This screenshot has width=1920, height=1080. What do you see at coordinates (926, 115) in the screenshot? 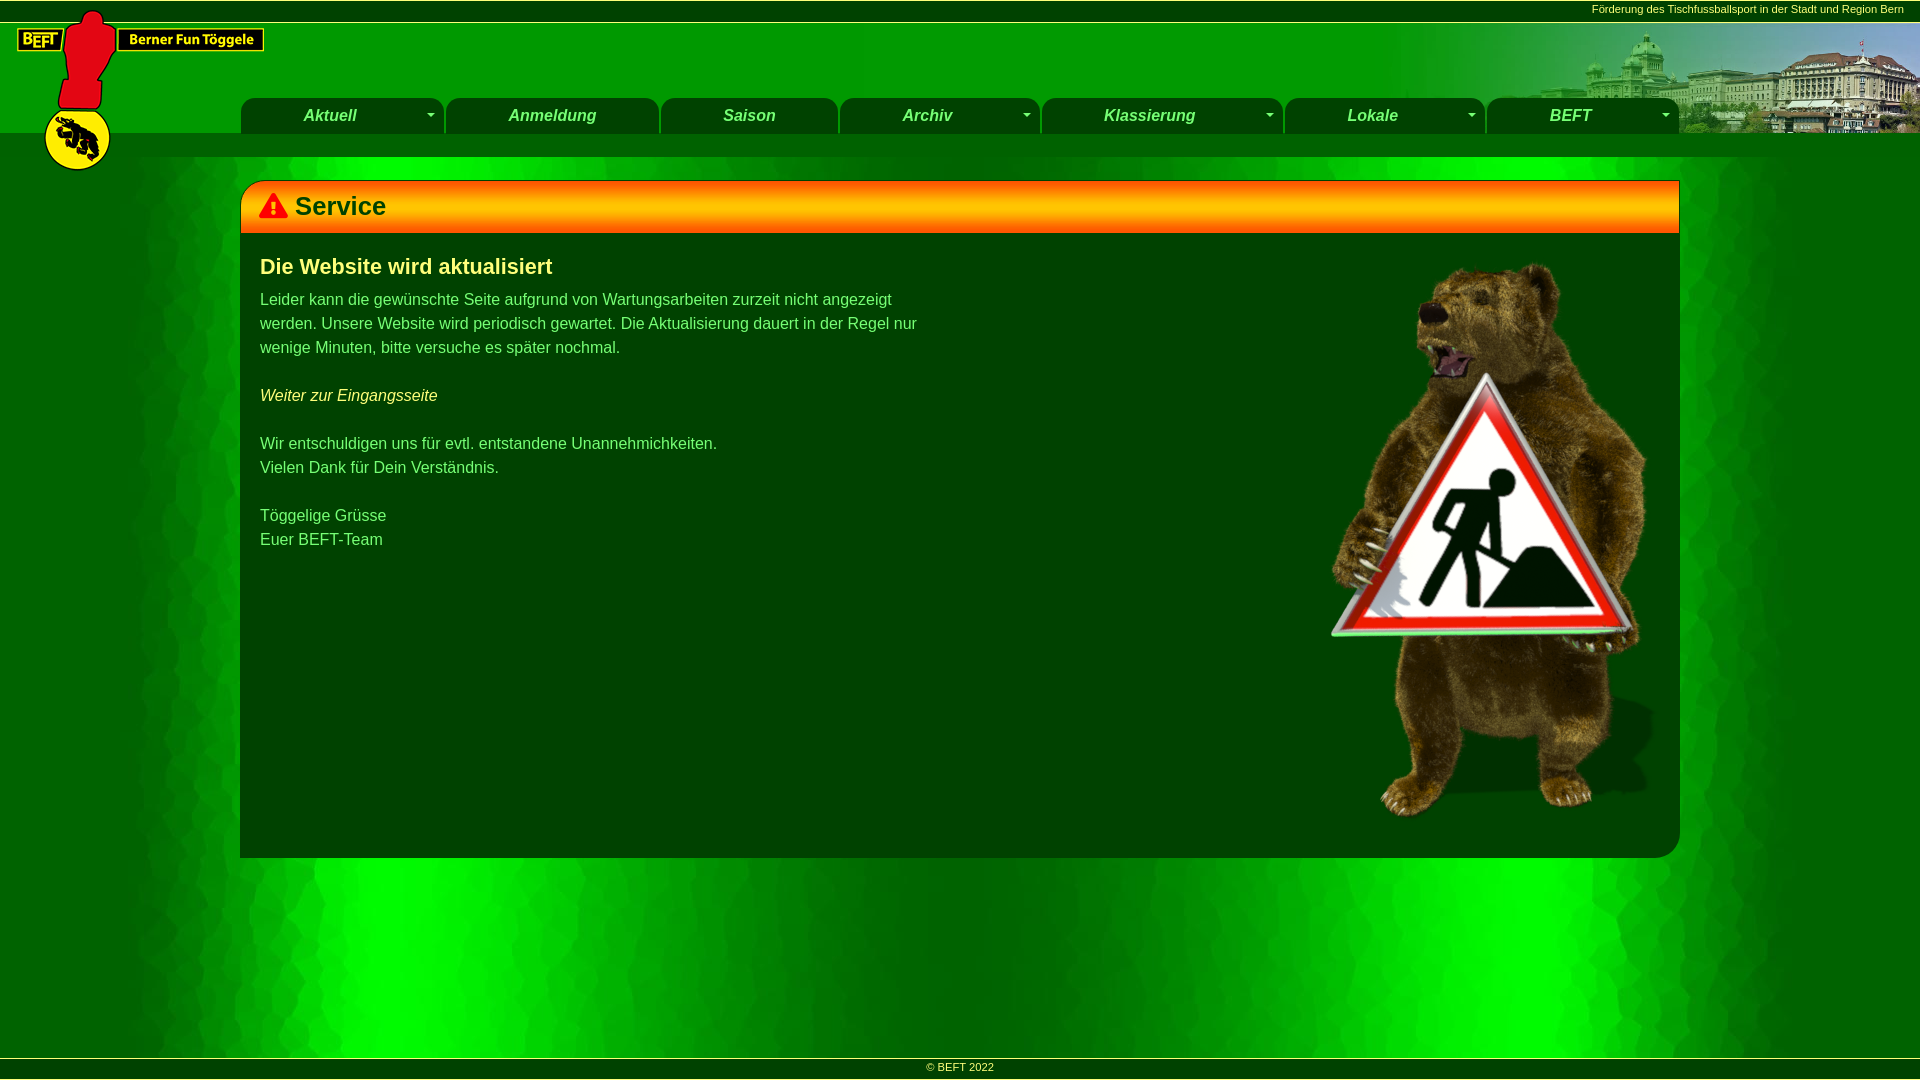
I see `'Archiv'` at bounding box center [926, 115].